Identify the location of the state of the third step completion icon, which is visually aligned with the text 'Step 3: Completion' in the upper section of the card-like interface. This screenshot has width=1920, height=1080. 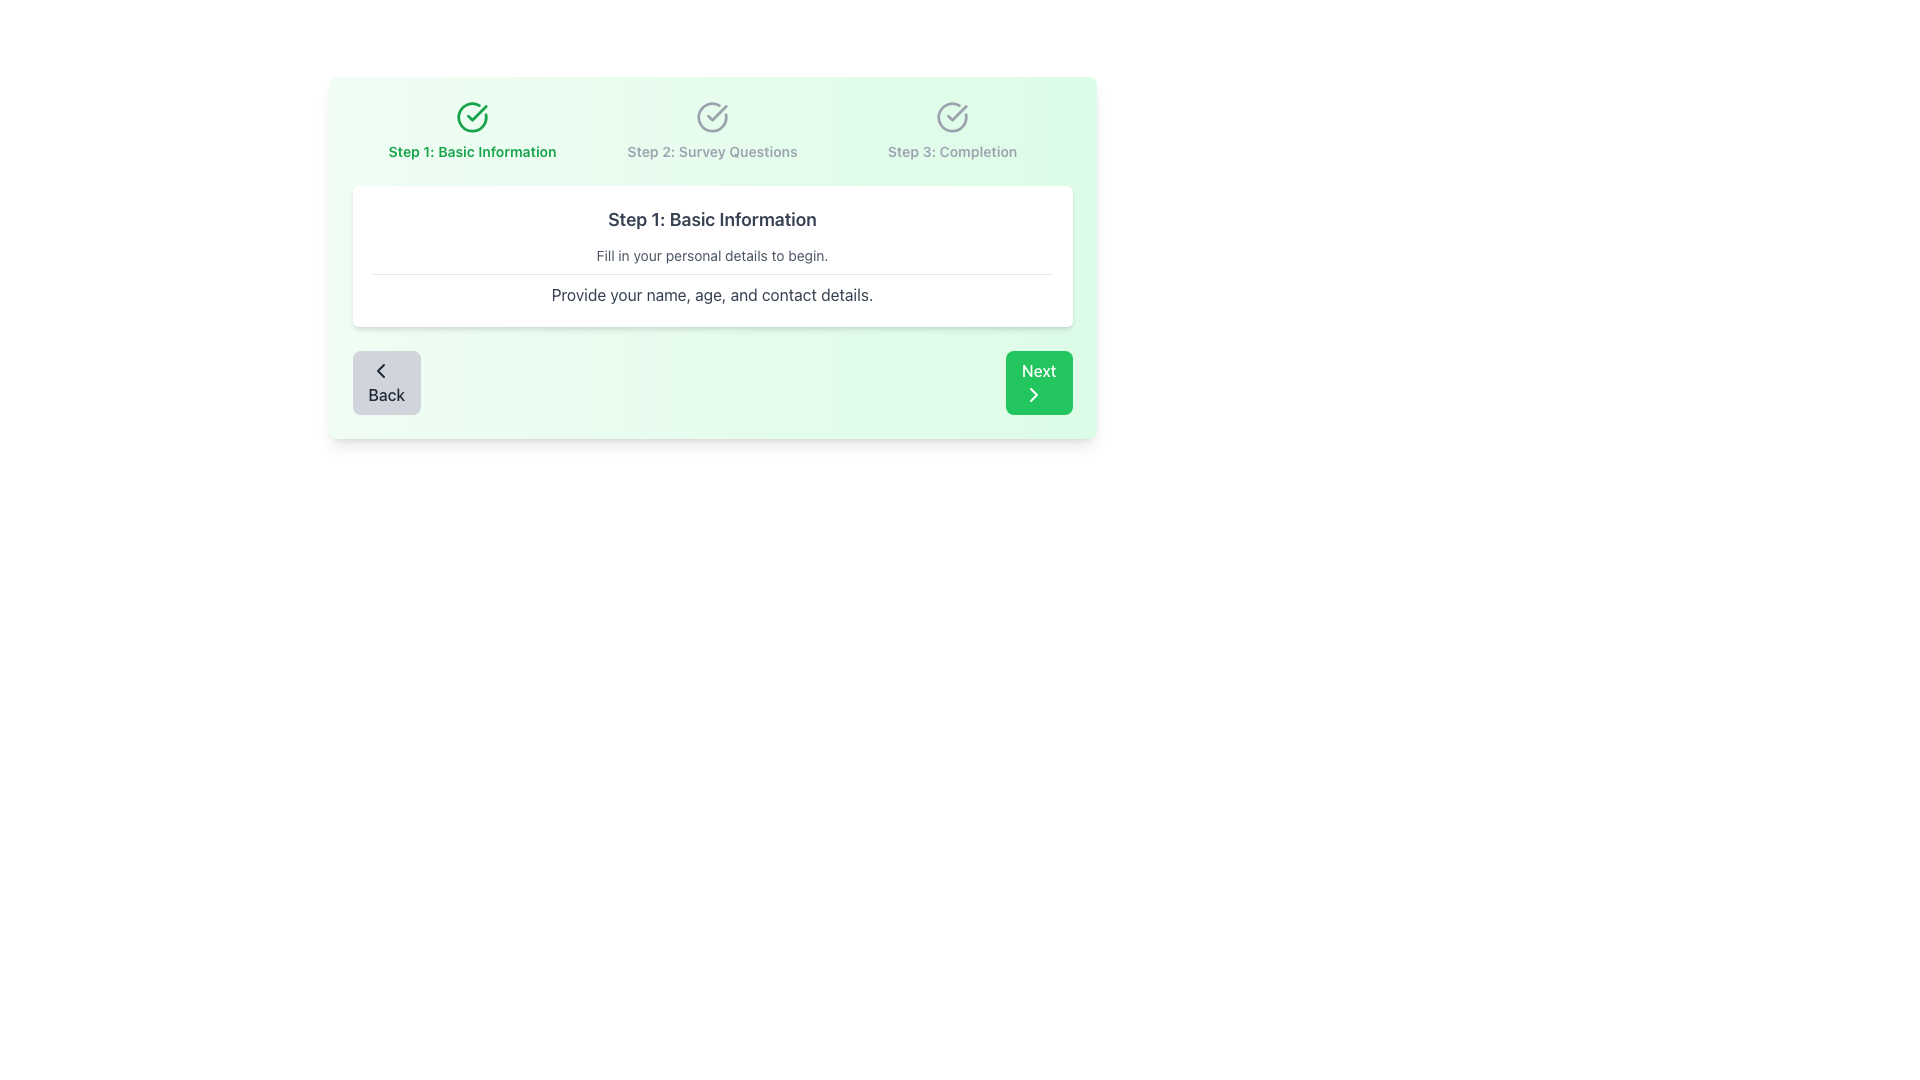
(951, 117).